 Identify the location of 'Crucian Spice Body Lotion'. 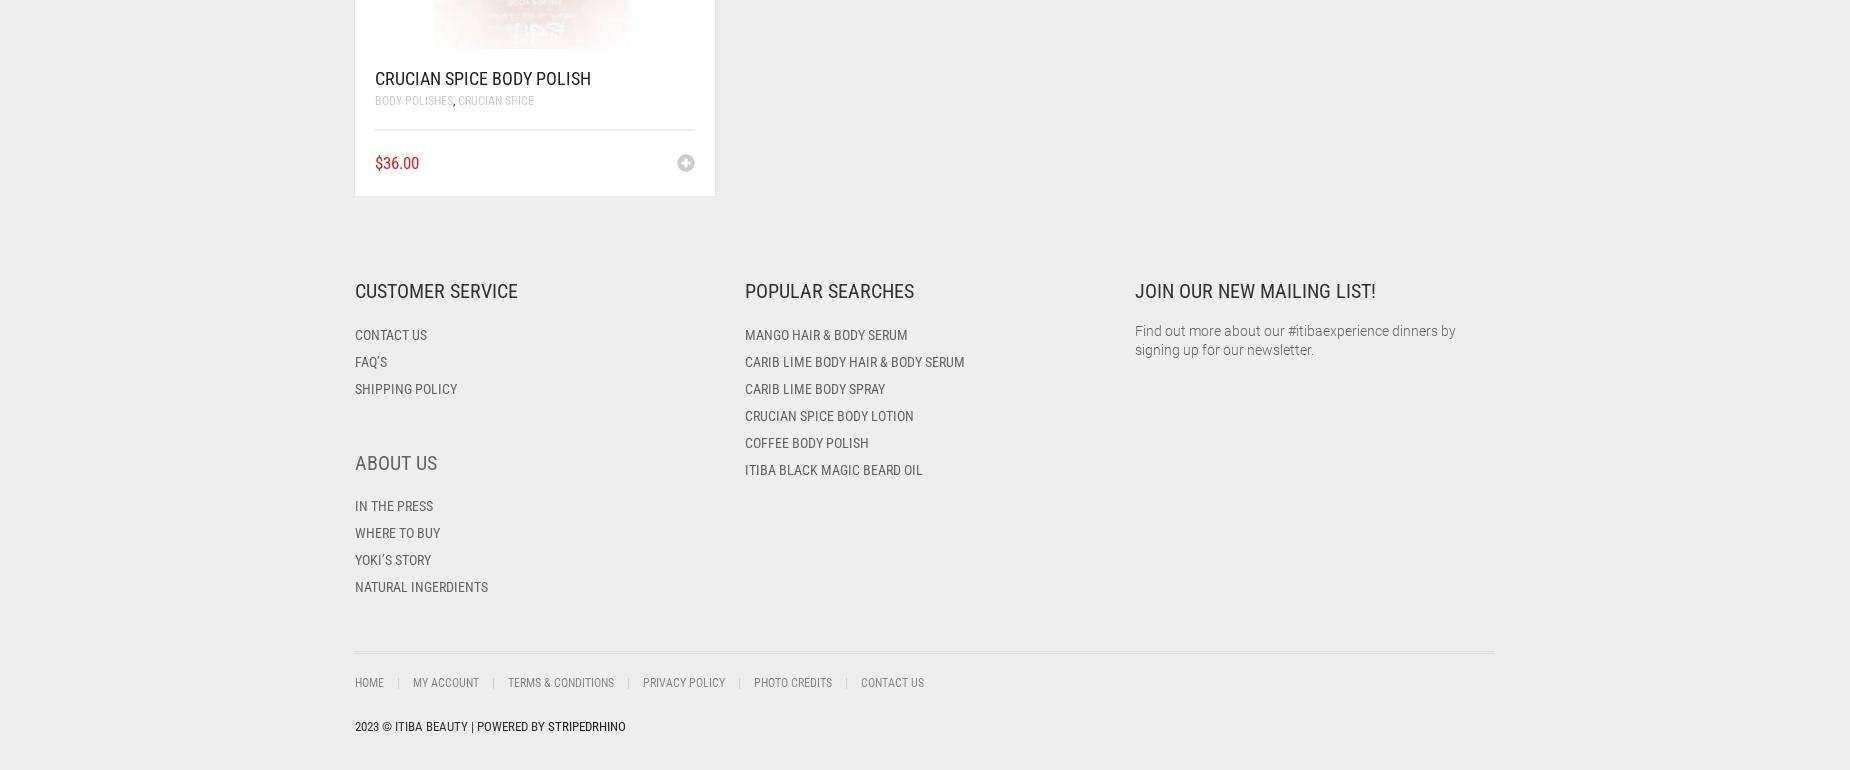
(829, 415).